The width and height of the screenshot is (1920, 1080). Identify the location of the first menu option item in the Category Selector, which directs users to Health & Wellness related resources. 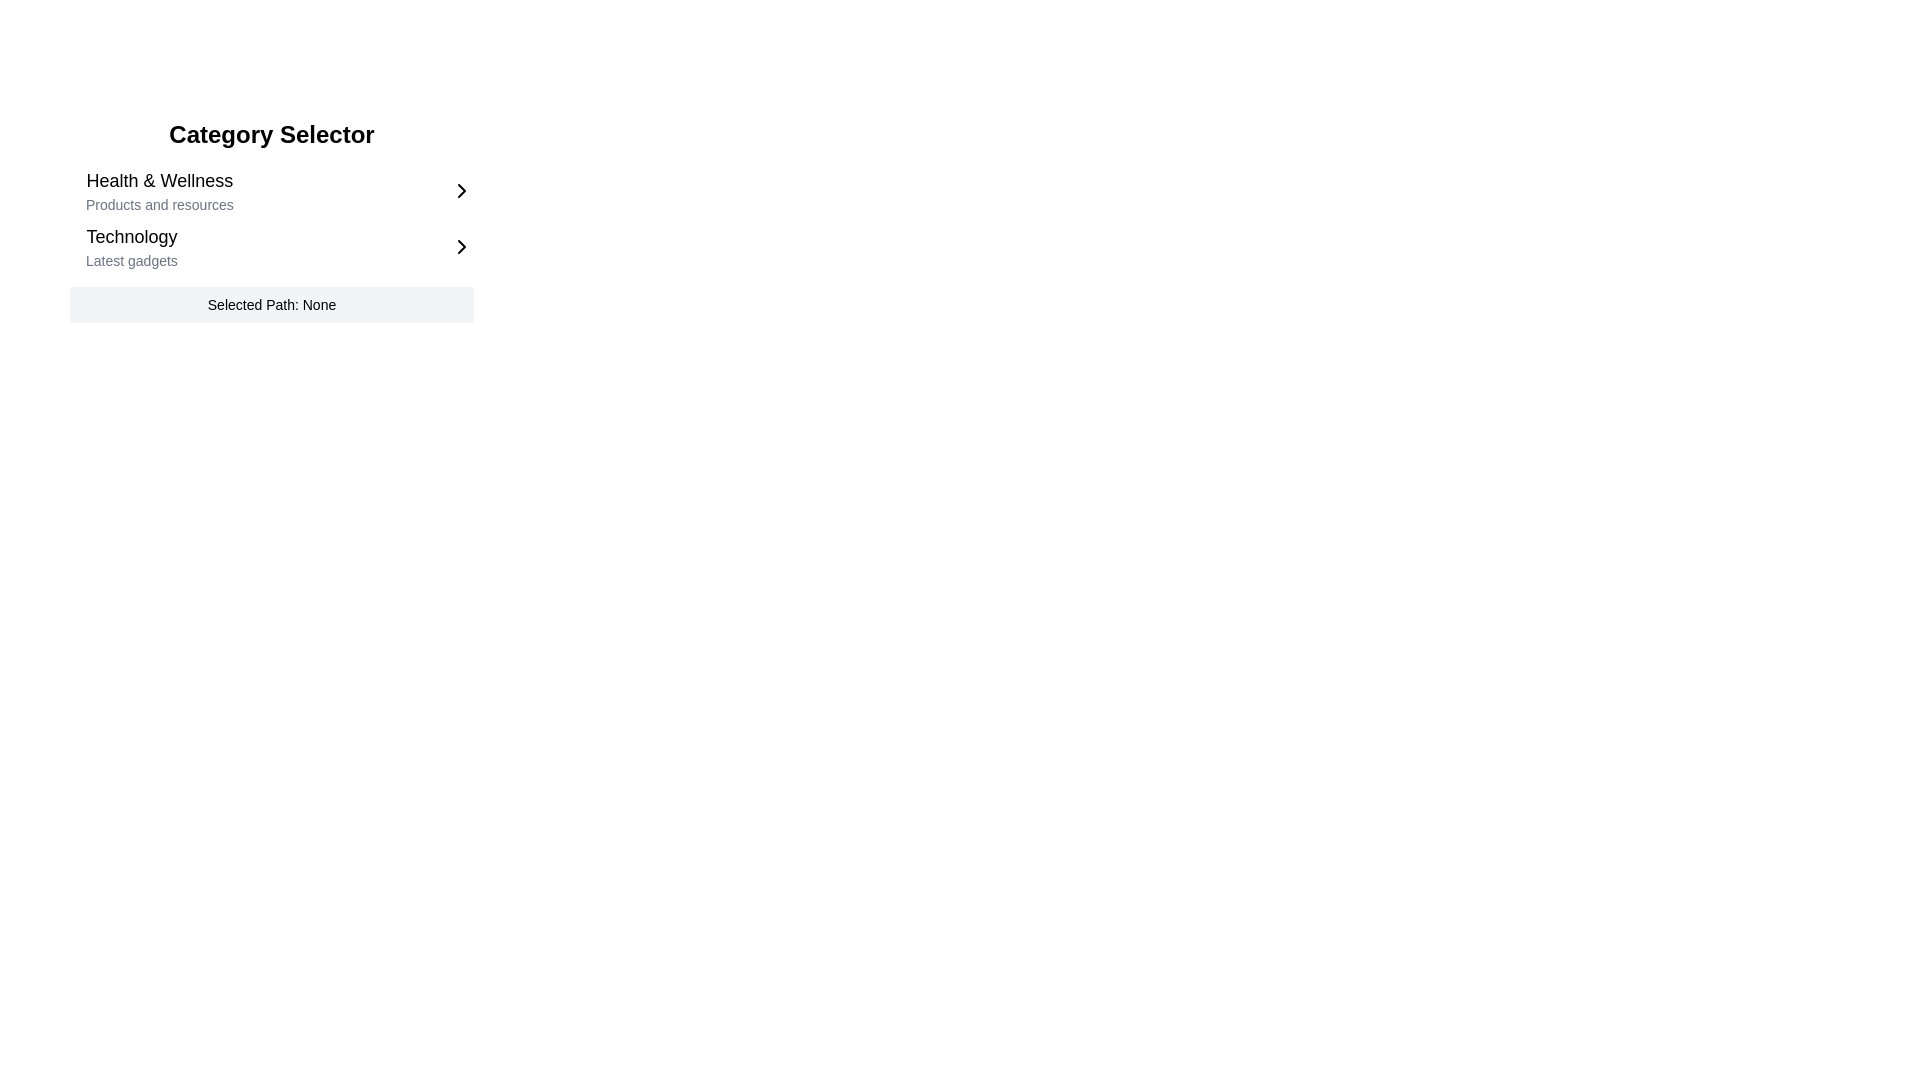
(278, 191).